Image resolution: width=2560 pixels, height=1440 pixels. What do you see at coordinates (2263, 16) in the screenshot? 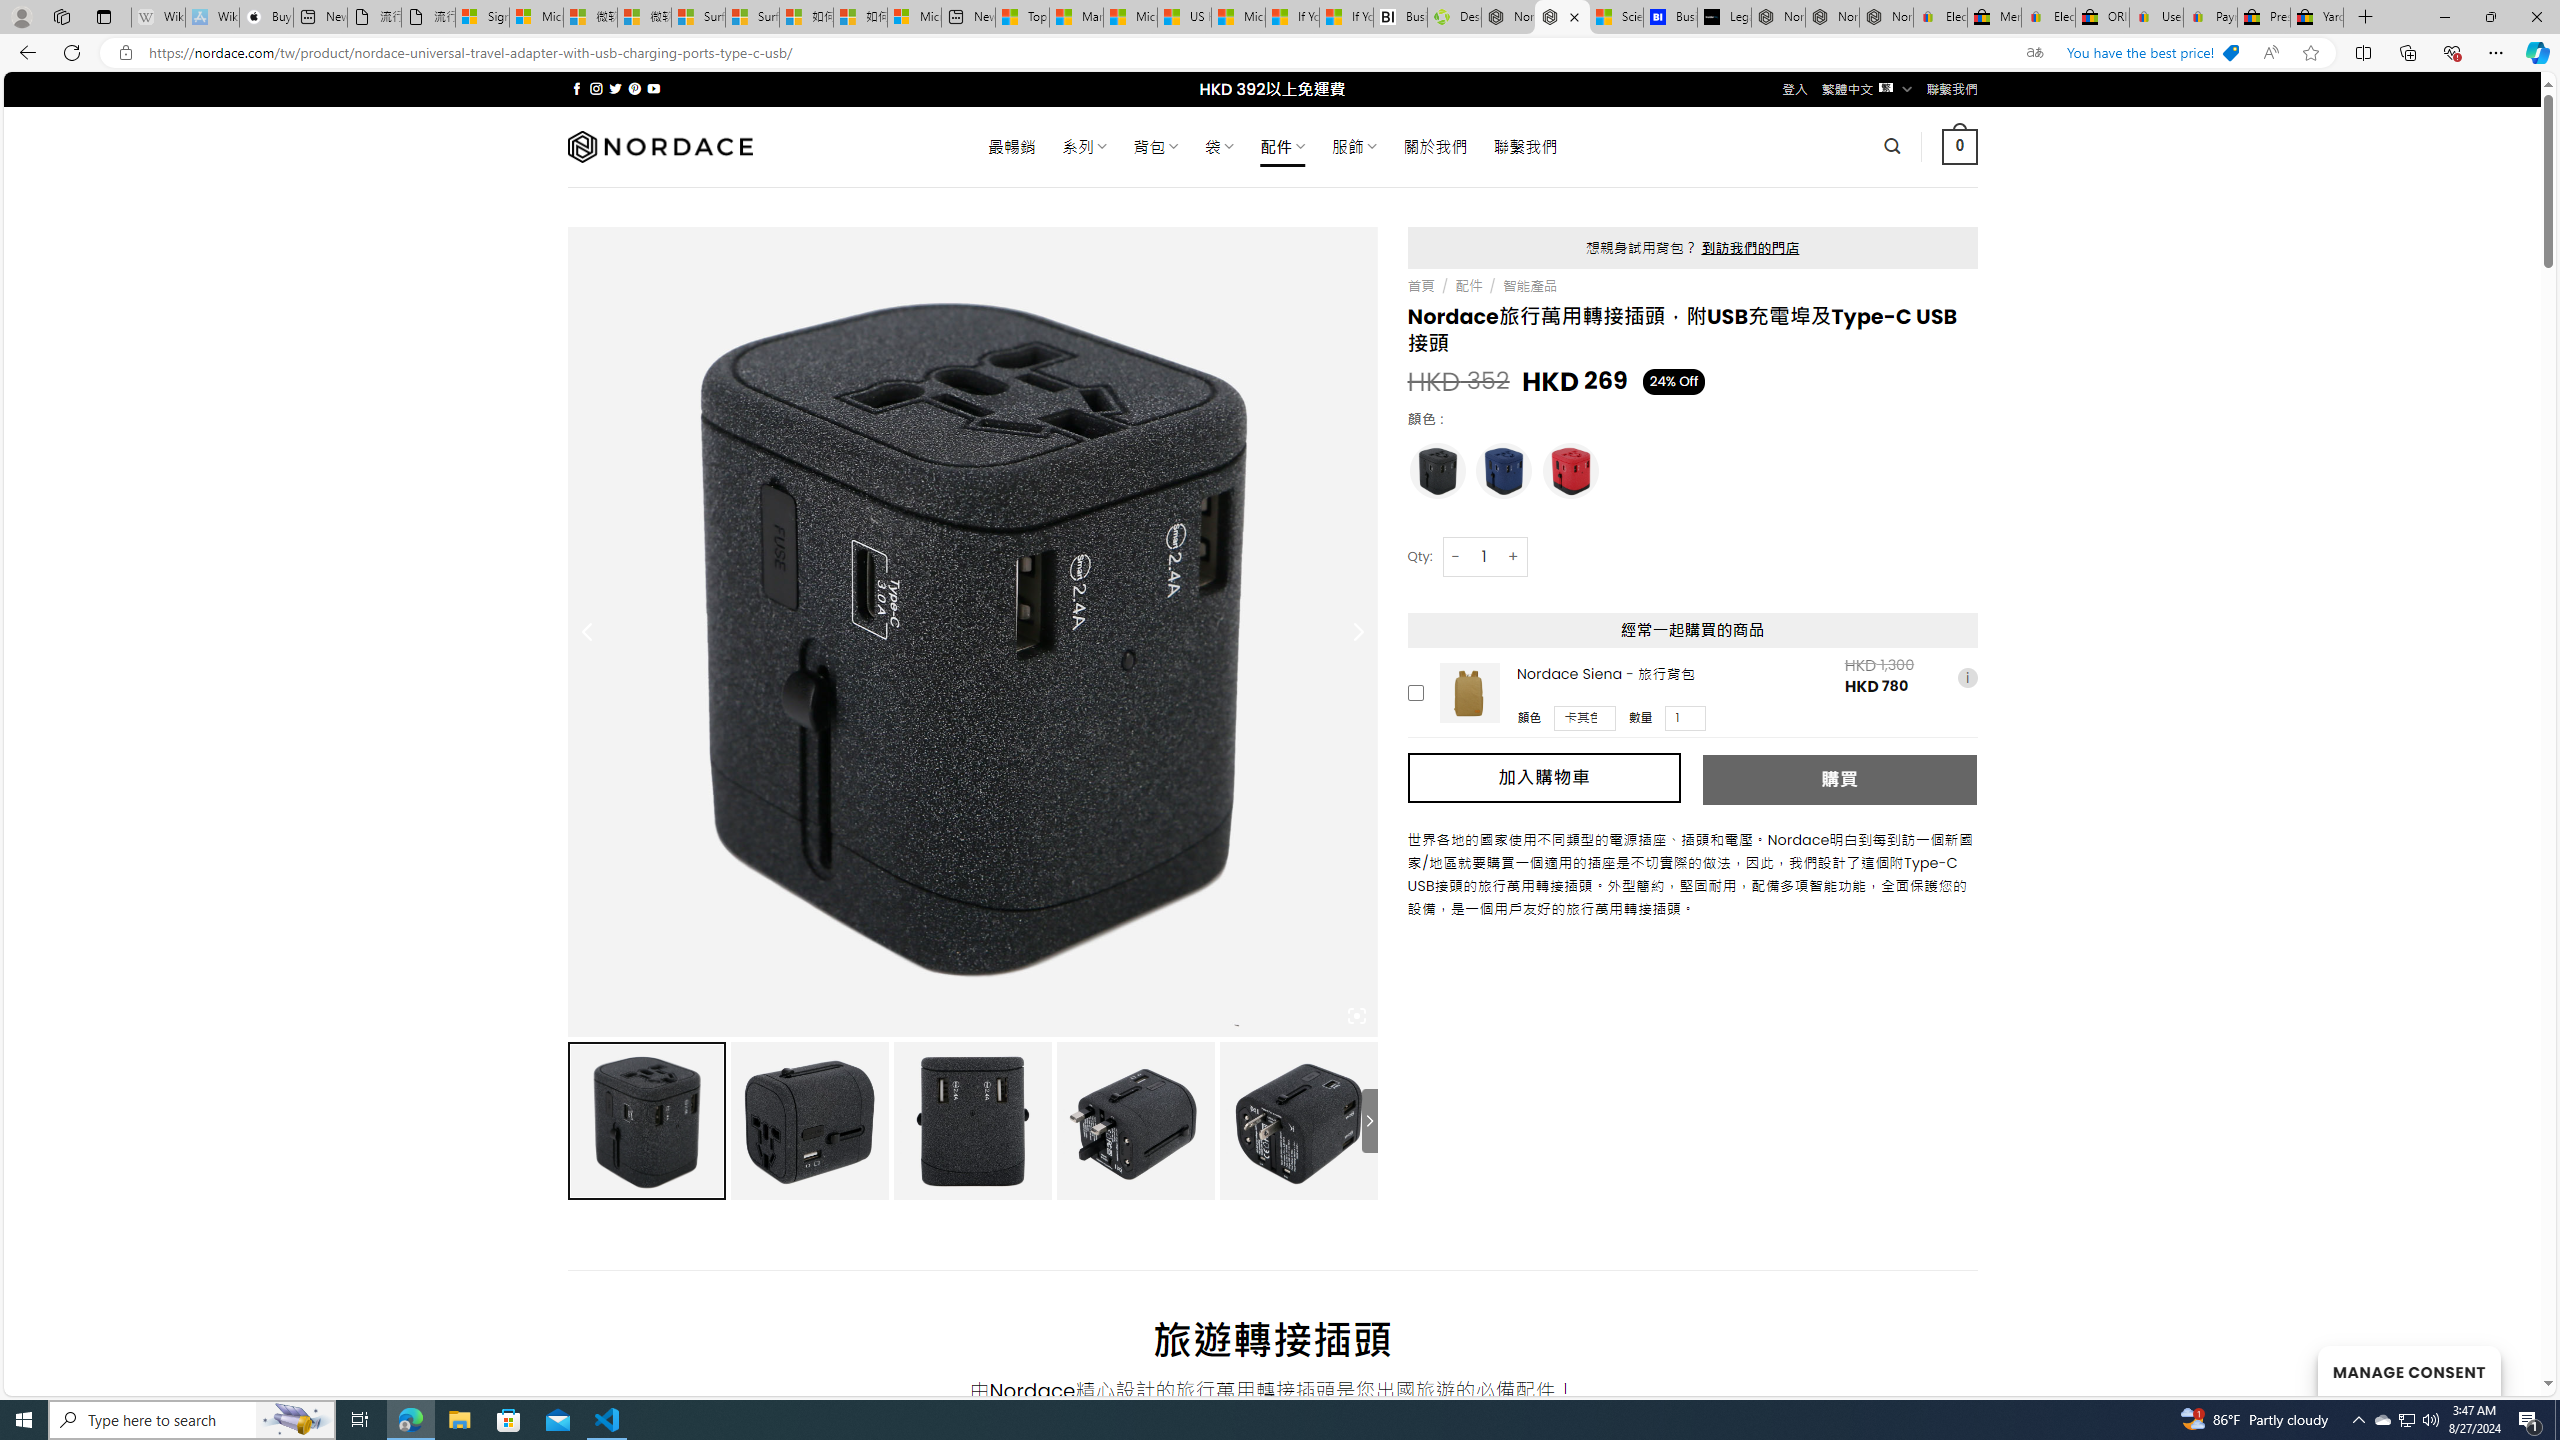
I see `'Press Room - eBay Inc.'` at bounding box center [2263, 16].